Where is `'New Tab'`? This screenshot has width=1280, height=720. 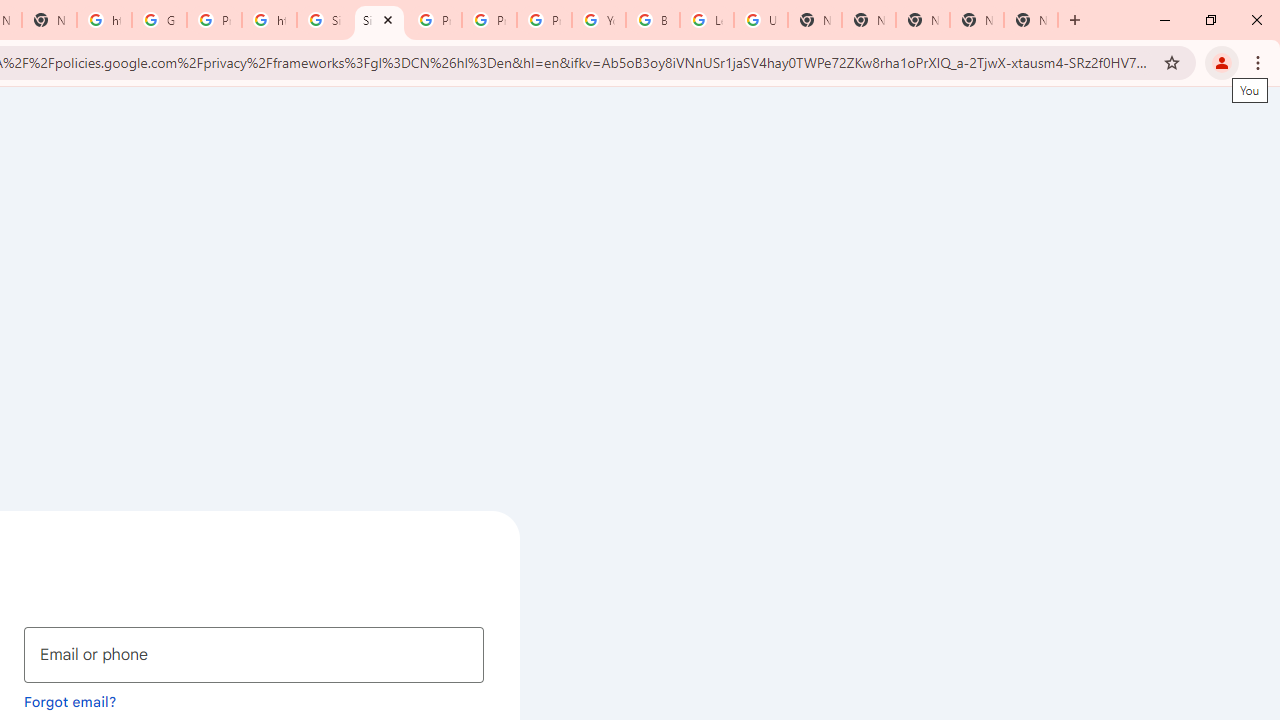 'New Tab' is located at coordinates (1031, 20).